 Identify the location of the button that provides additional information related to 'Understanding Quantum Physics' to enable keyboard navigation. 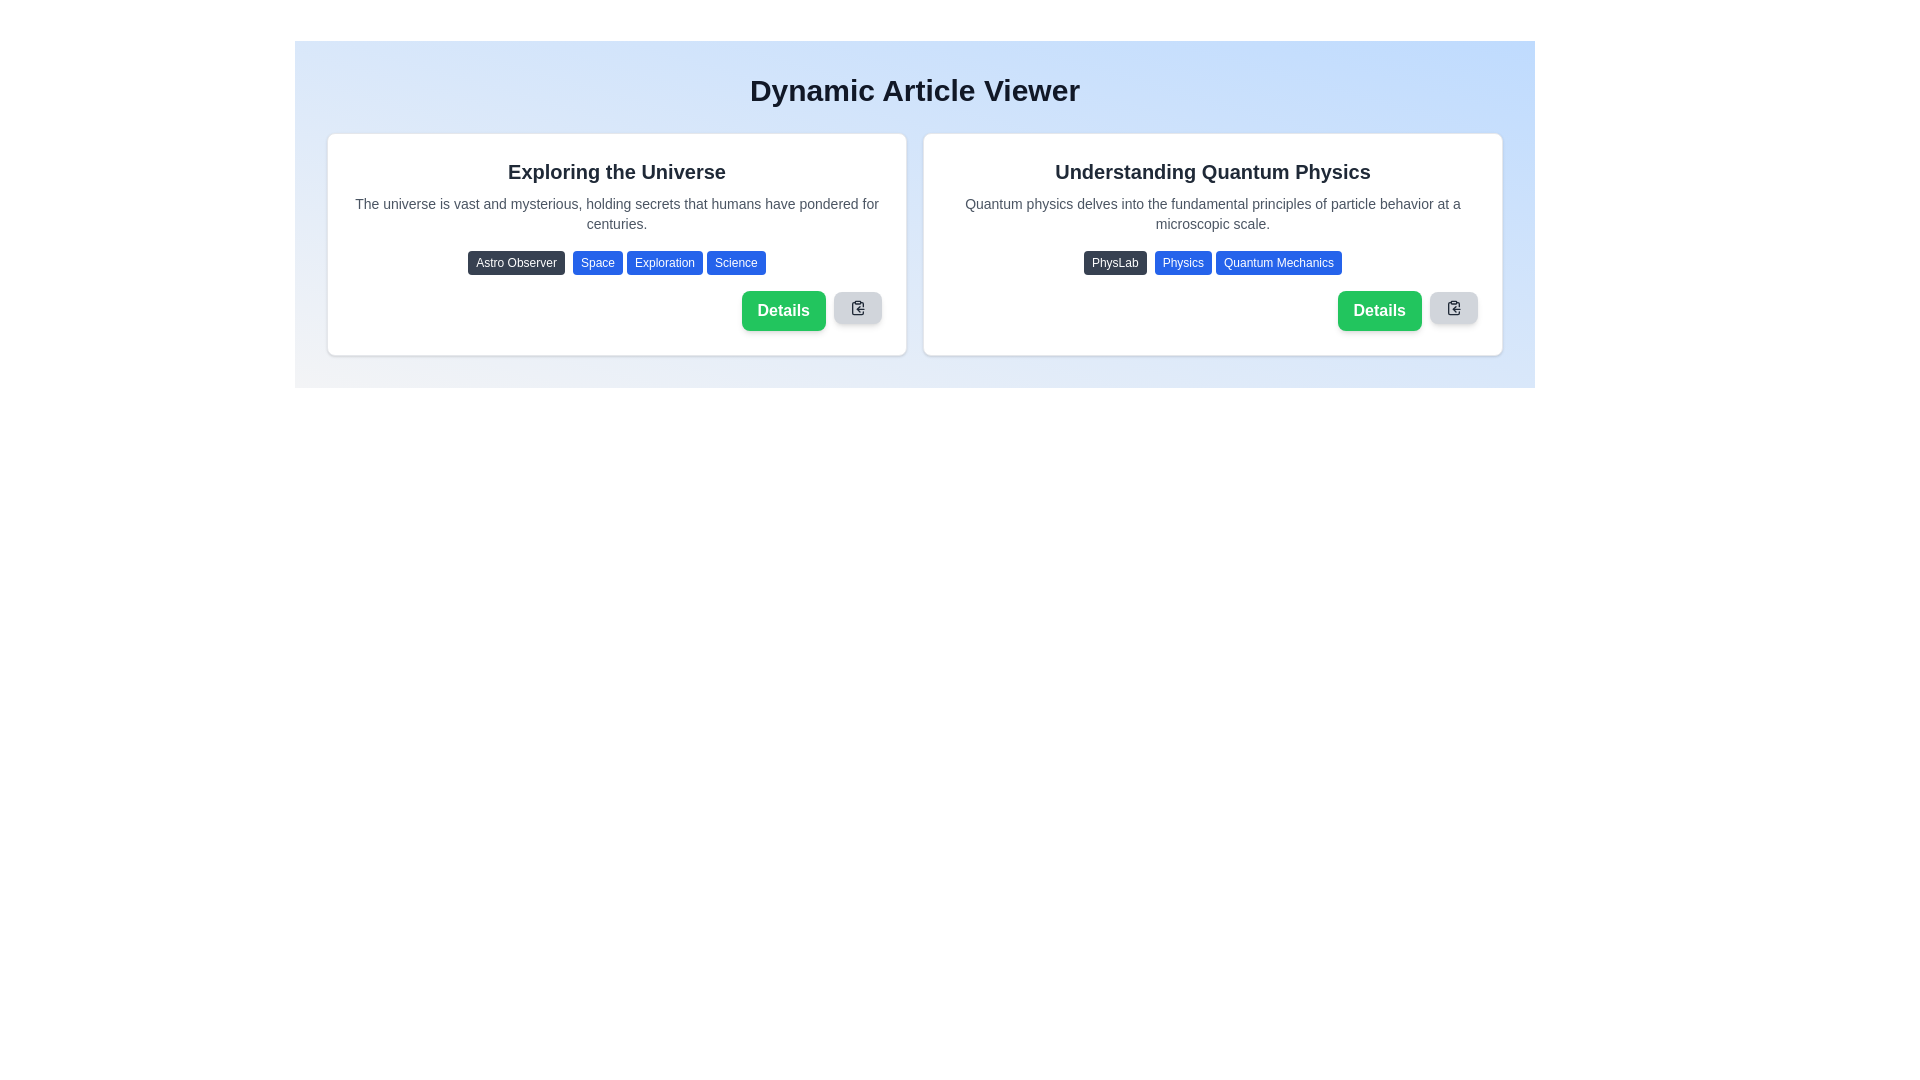
(1378, 311).